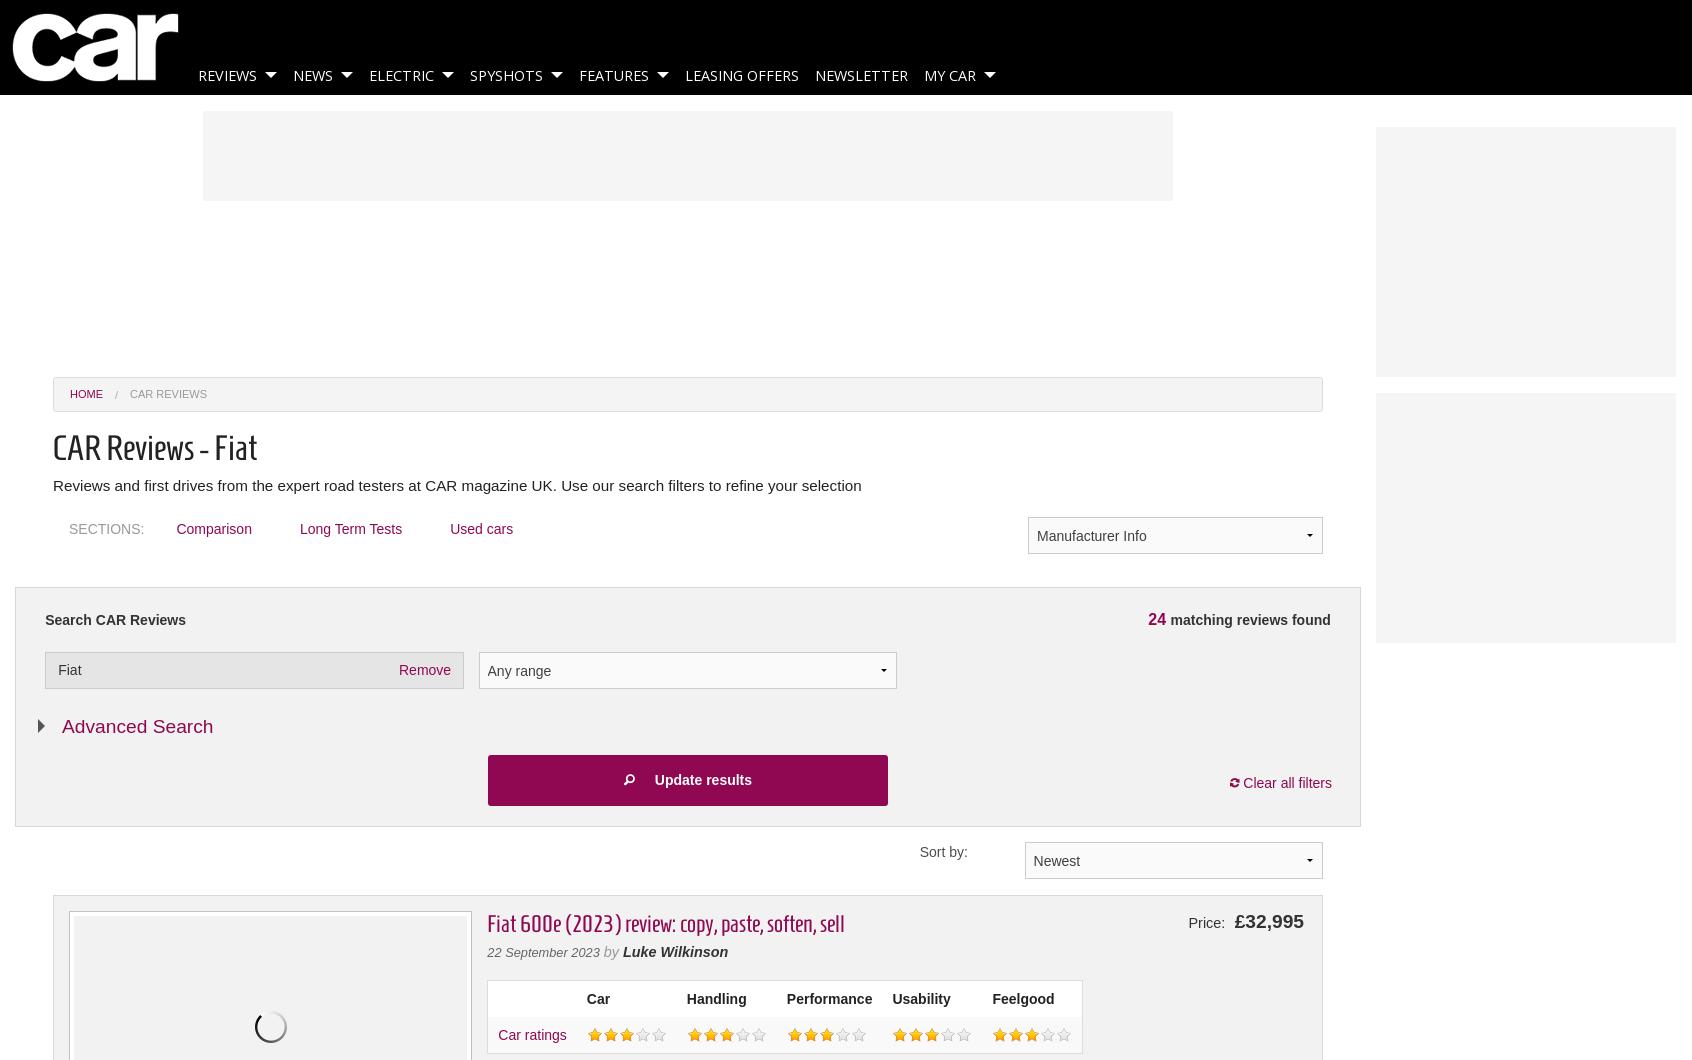 The height and width of the screenshot is (1060, 1692). Describe the element at coordinates (920, 996) in the screenshot. I see `'Usability'` at that location.